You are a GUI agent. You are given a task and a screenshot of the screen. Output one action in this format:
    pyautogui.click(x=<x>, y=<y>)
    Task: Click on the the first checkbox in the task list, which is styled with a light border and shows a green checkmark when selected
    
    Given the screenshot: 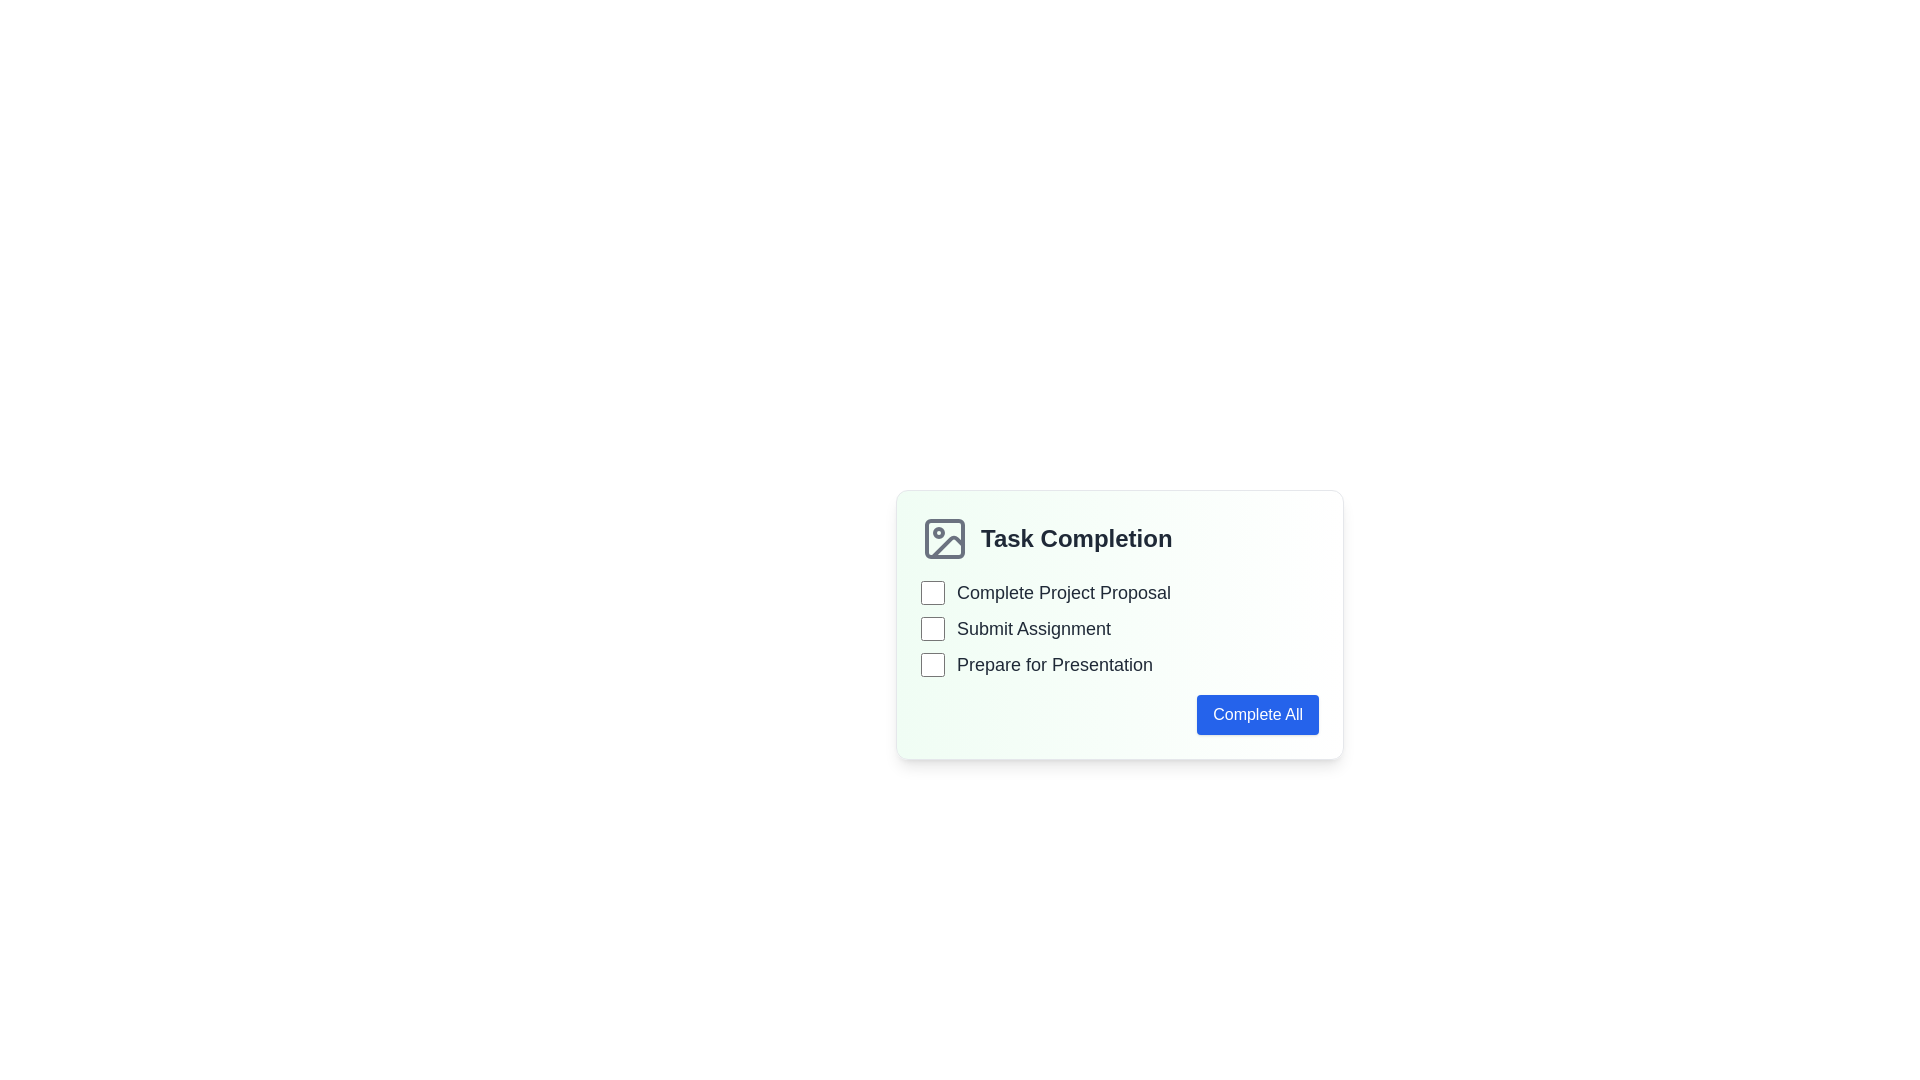 What is the action you would take?
    pyautogui.click(x=931, y=592)
    